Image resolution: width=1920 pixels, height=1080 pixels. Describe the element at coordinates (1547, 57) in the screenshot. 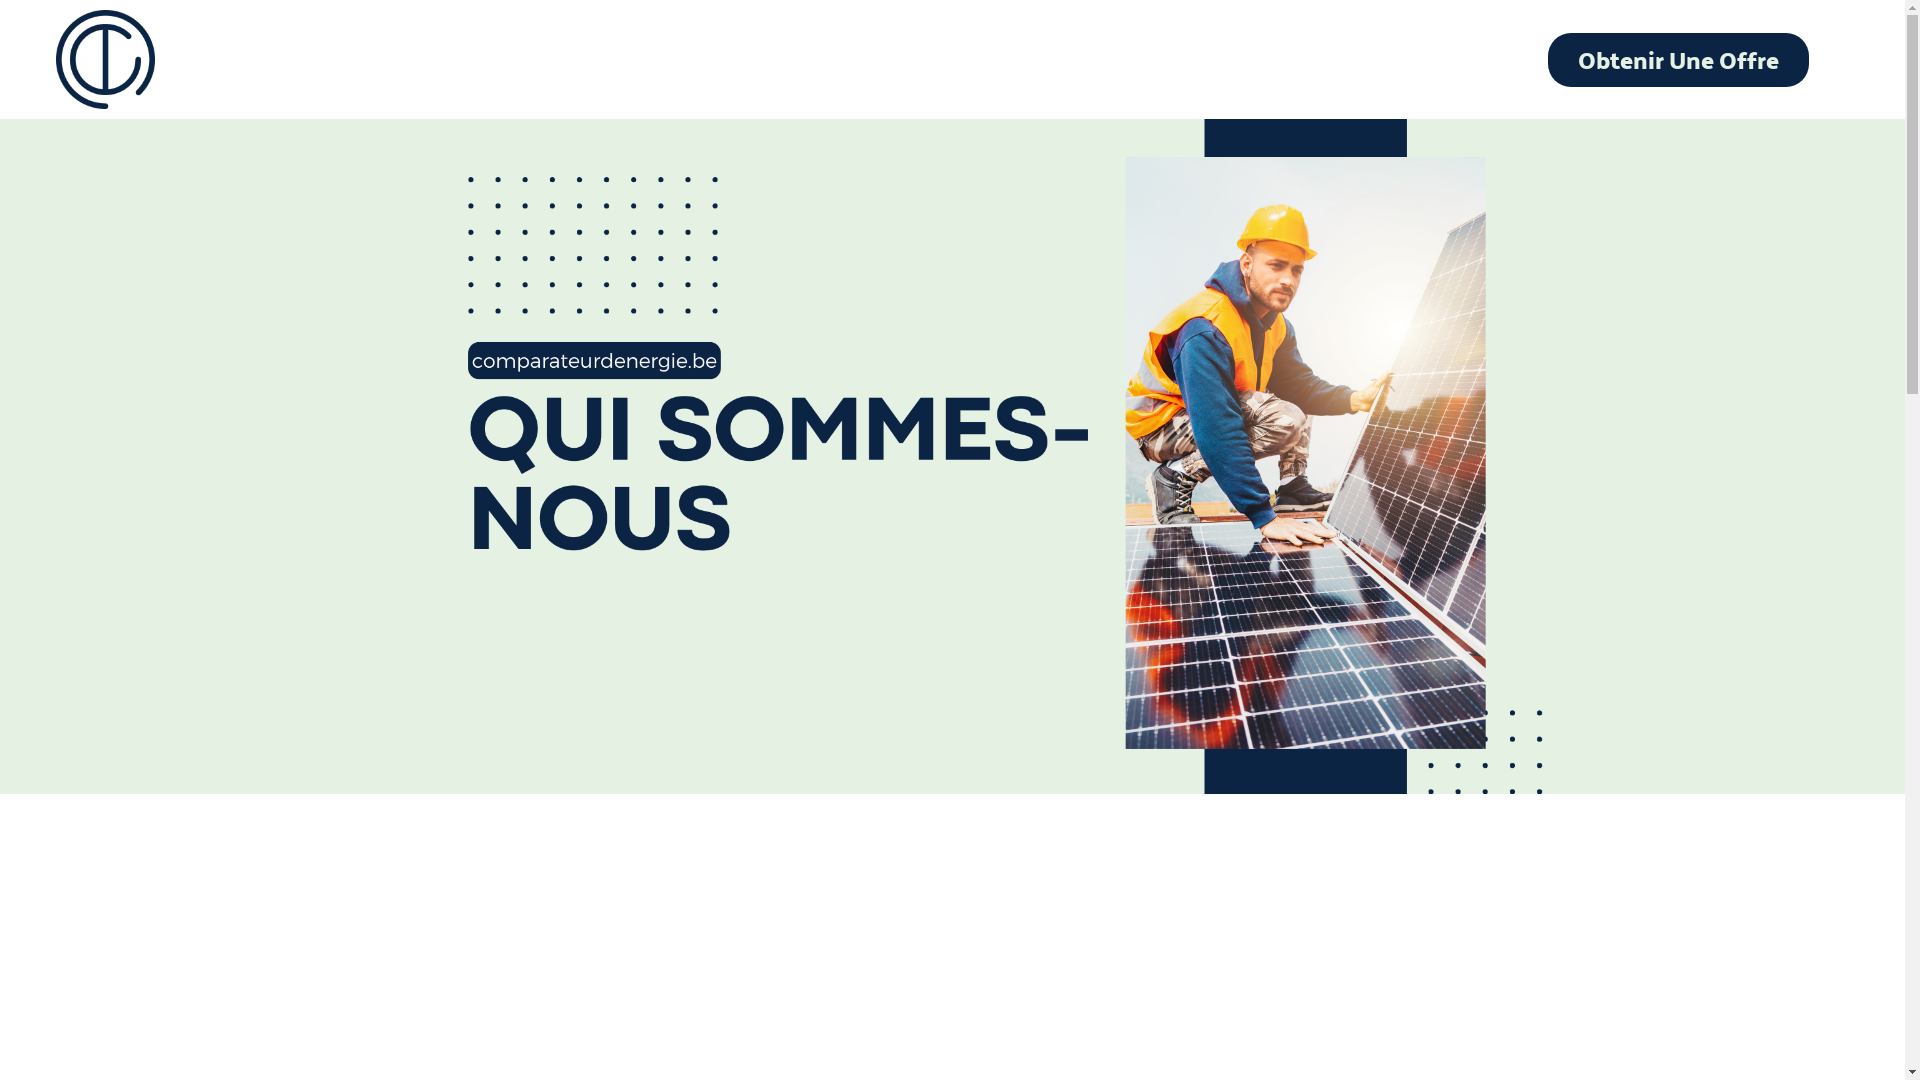

I see `'Obtenir Une Offre'` at that location.